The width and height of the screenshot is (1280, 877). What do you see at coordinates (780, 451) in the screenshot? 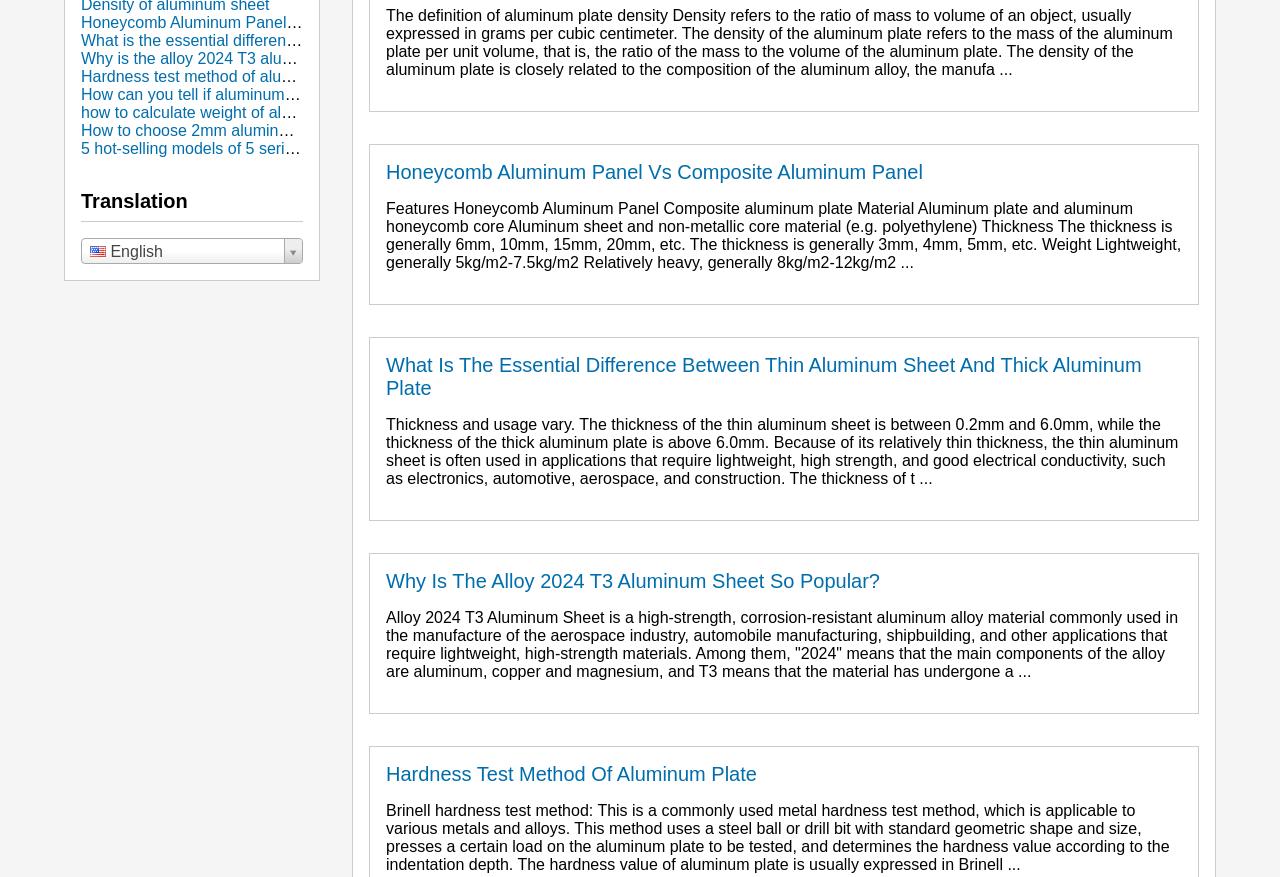
I see `'Thickness and usage vary. The thickness of the thin aluminum sheet is between 0.2mm and 6.0mm, while the thickness of the thick aluminum plate is above 6.0mm. Because of its relatively thin thickness, the thin aluminum sheet is often used in applications that require lightweight, high strength, and good electrical conductivity, such as electronics, automotive, aerospace, and construction. The thickness of t ...'` at bounding box center [780, 451].